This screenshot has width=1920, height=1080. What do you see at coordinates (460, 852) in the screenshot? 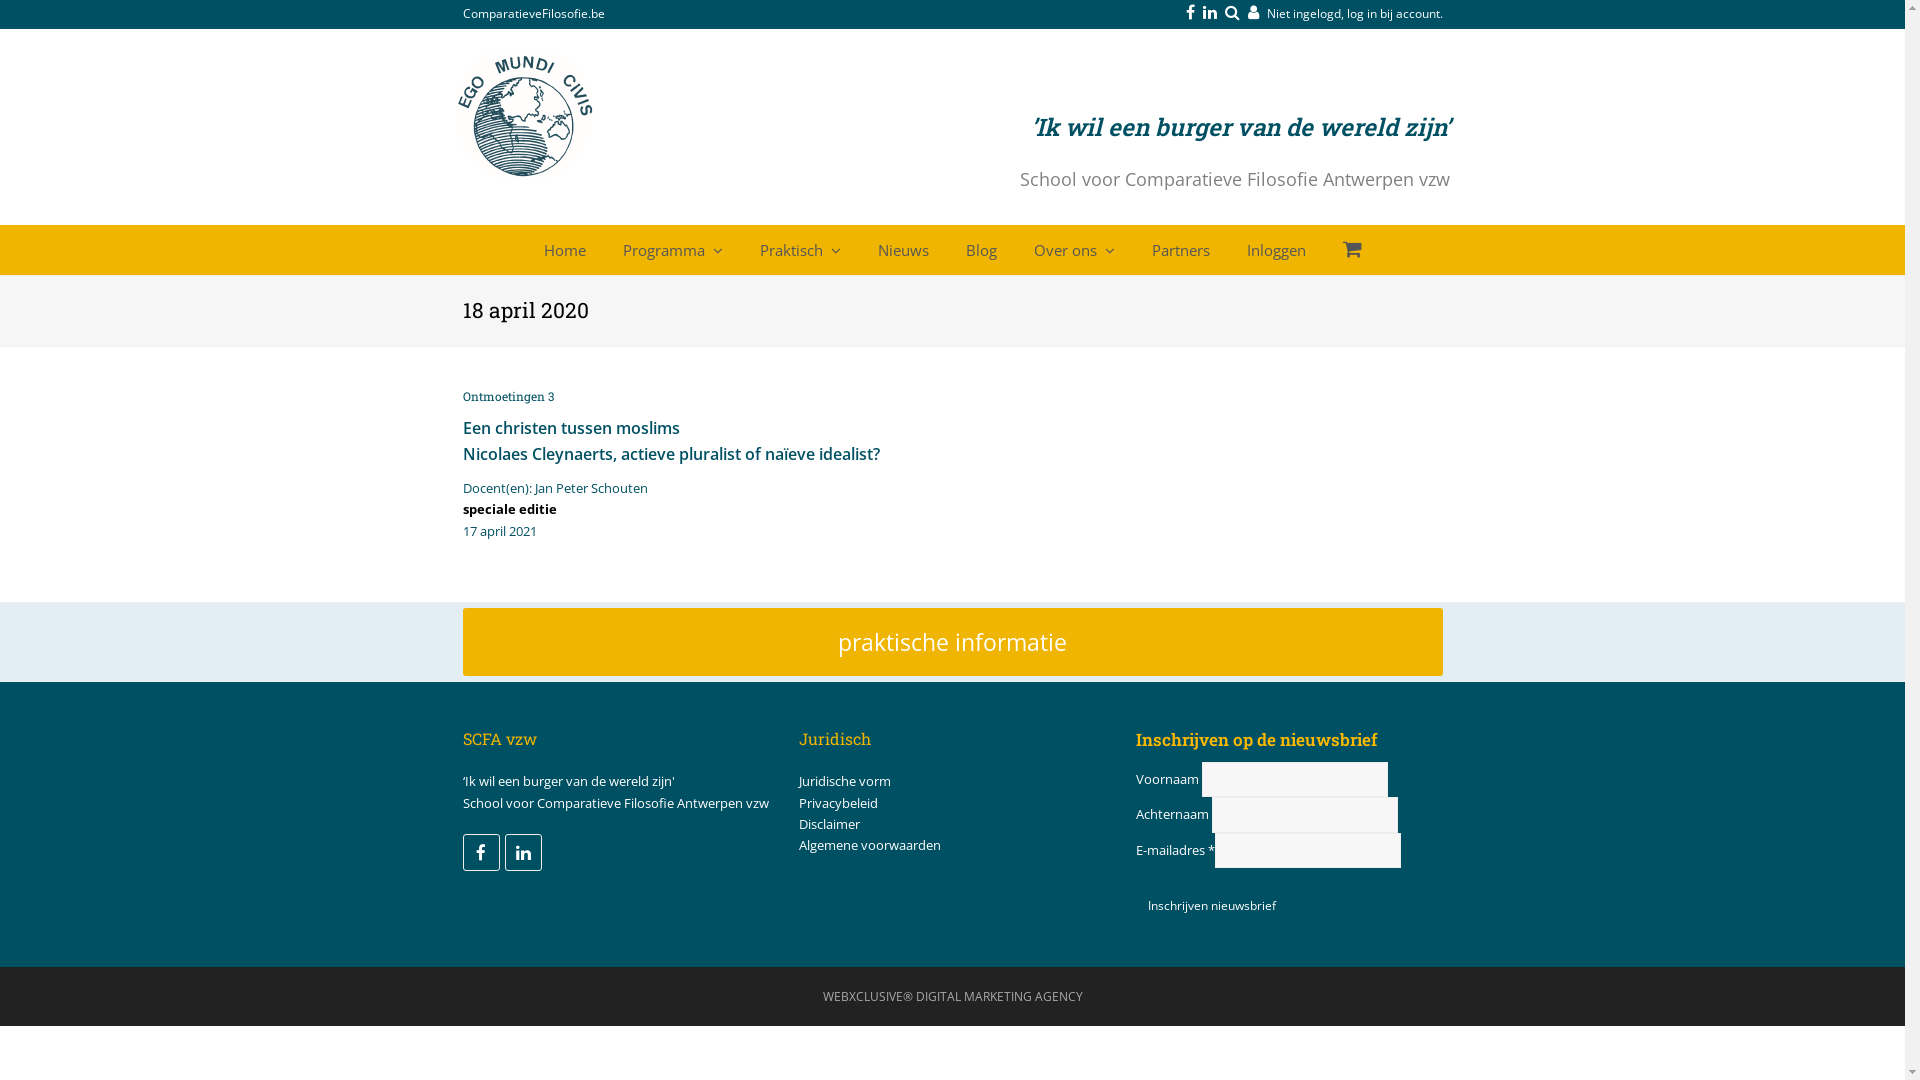
I see `'Facebook'` at bounding box center [460, 852].